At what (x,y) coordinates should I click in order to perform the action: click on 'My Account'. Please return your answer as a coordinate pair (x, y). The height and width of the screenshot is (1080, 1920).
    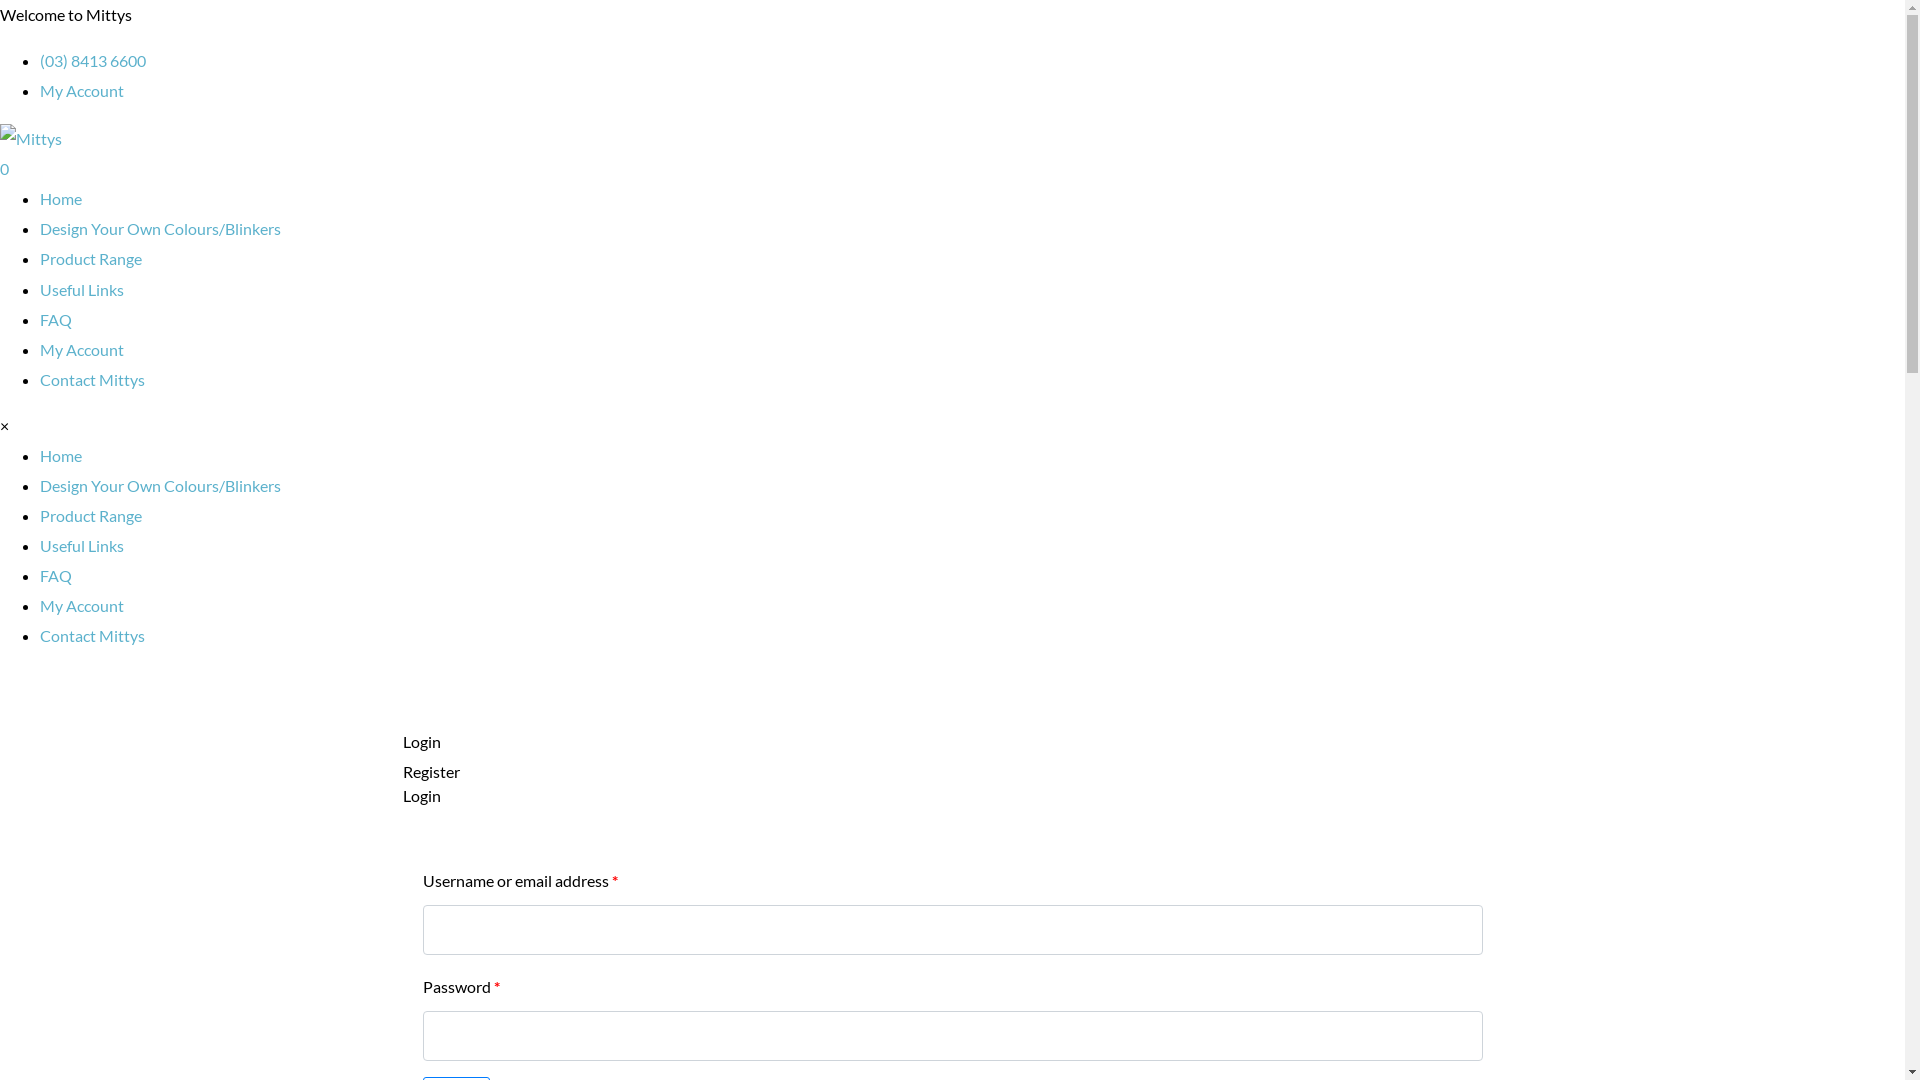
    Looking at the image, I should click on (80, 348).